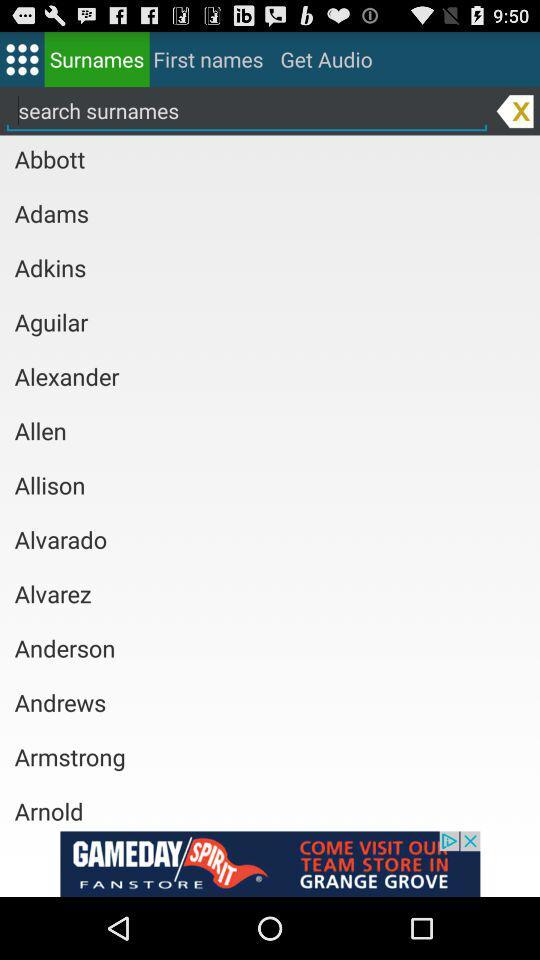 Image resolution: width=540 pixels, height=960 pixels. Describe the element at coordinates (270, 863) in the screenshot. I see `an advertisement` at that location.